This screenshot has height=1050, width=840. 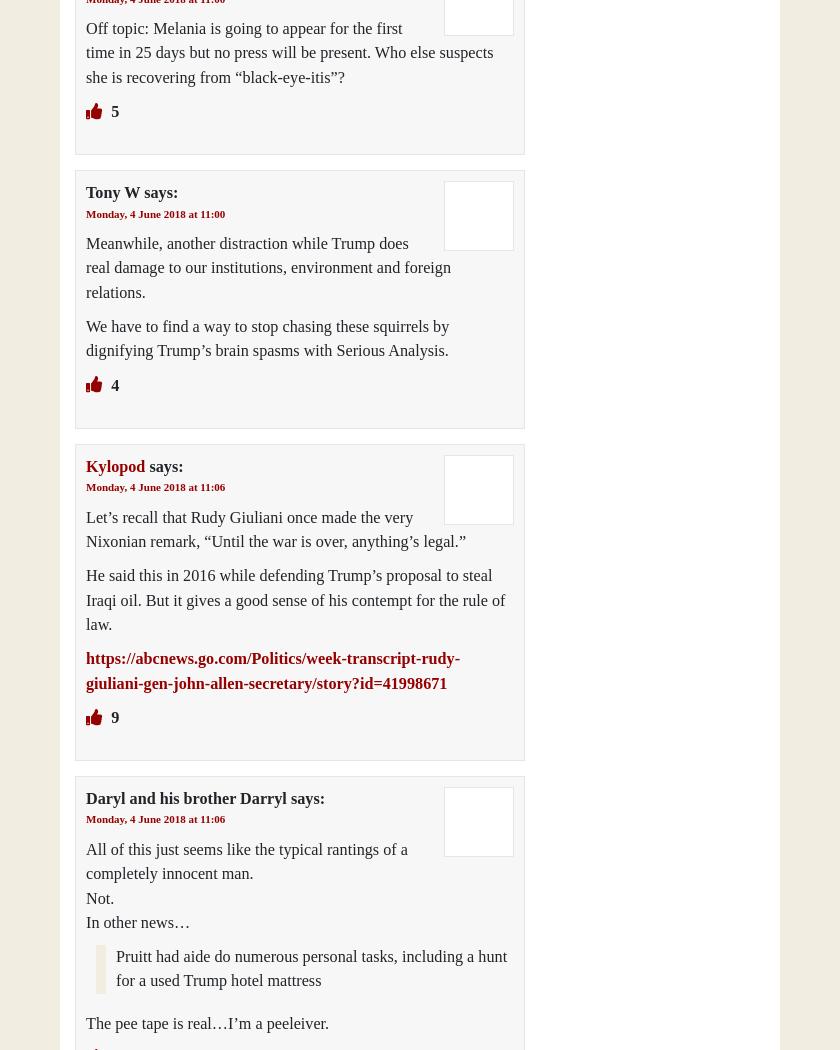 I want to click on 'Kylopod', so click(x=115, y=465).